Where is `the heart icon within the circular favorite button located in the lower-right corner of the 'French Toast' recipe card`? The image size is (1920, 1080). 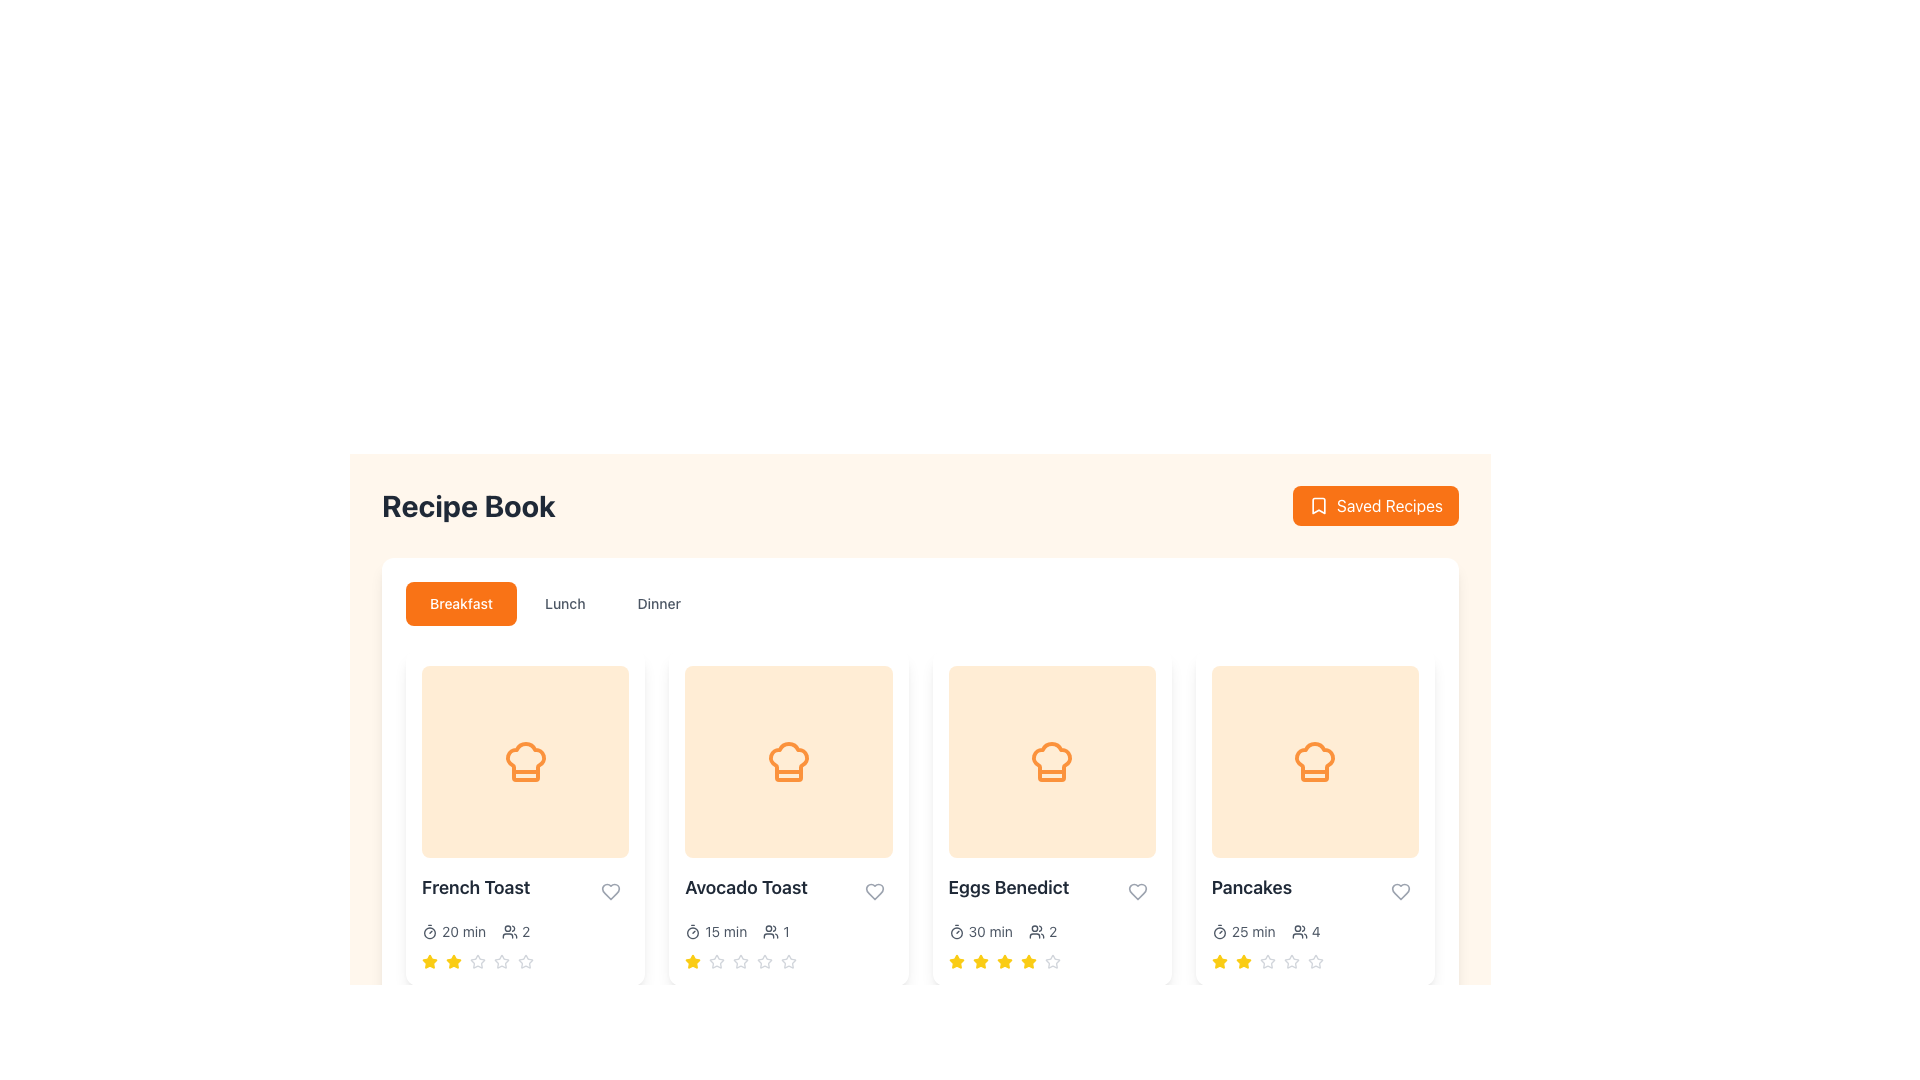 the heart icon within the circular favorite button located in the lower-right corner of the 'French Toast' recipe card is located at coordinates (610, 890).